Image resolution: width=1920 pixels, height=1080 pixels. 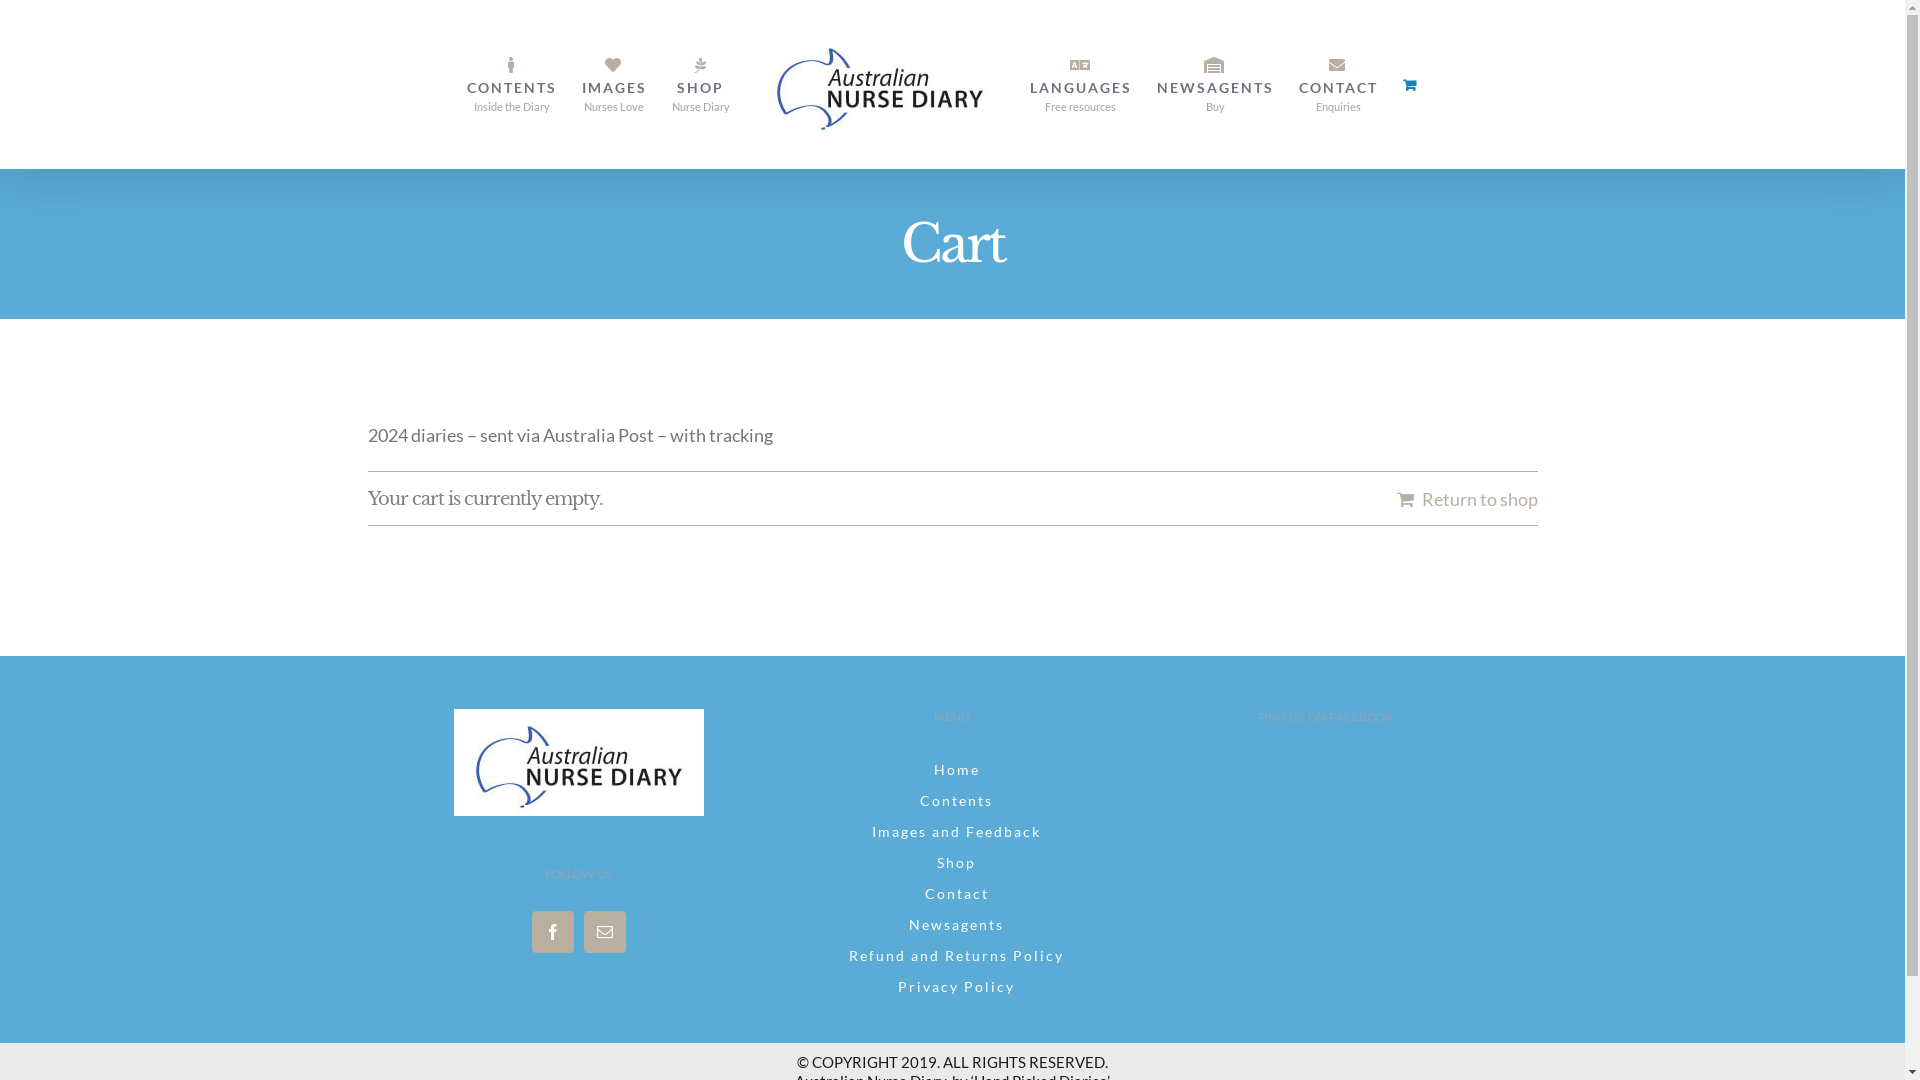 What do you see at coordinates (613, 83) in the screenshot?
I see `'IMAGES` at bounding box center [613, 83].